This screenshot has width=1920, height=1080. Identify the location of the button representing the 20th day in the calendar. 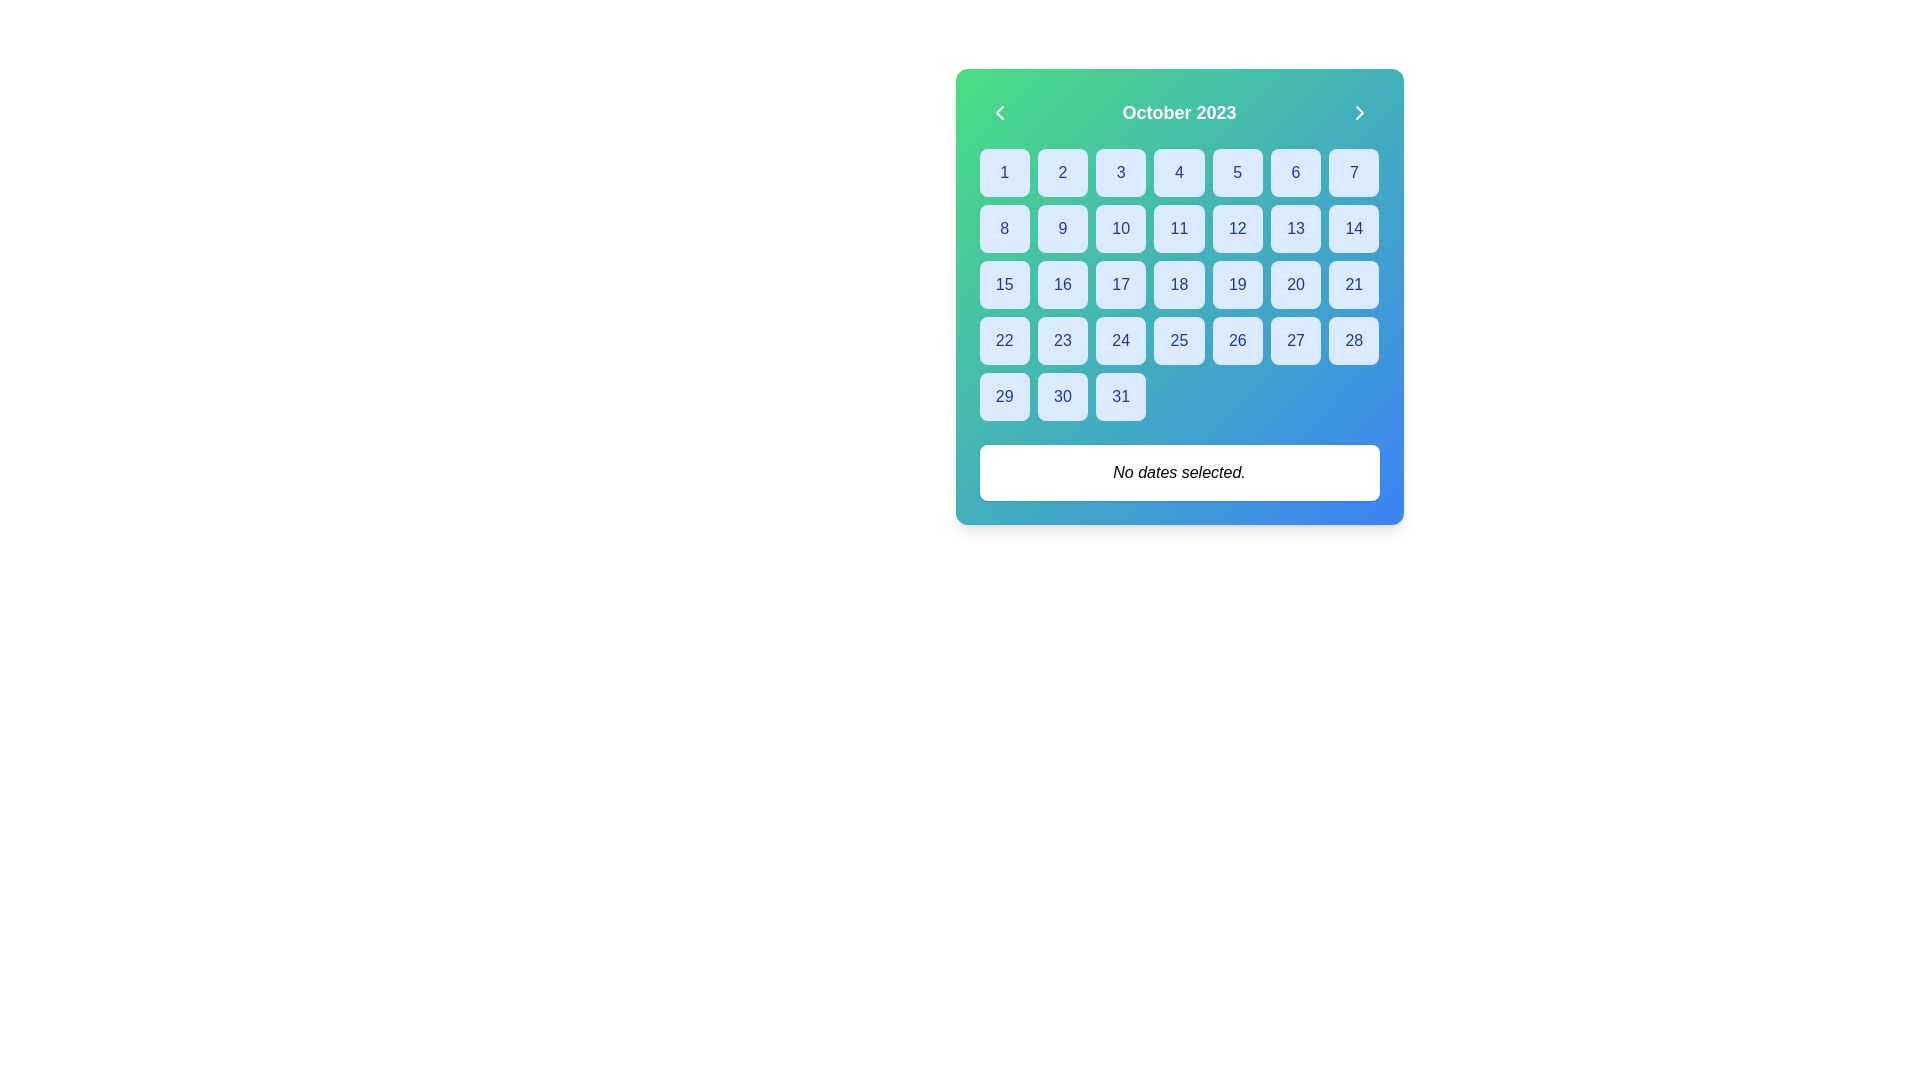
(1296, 285).